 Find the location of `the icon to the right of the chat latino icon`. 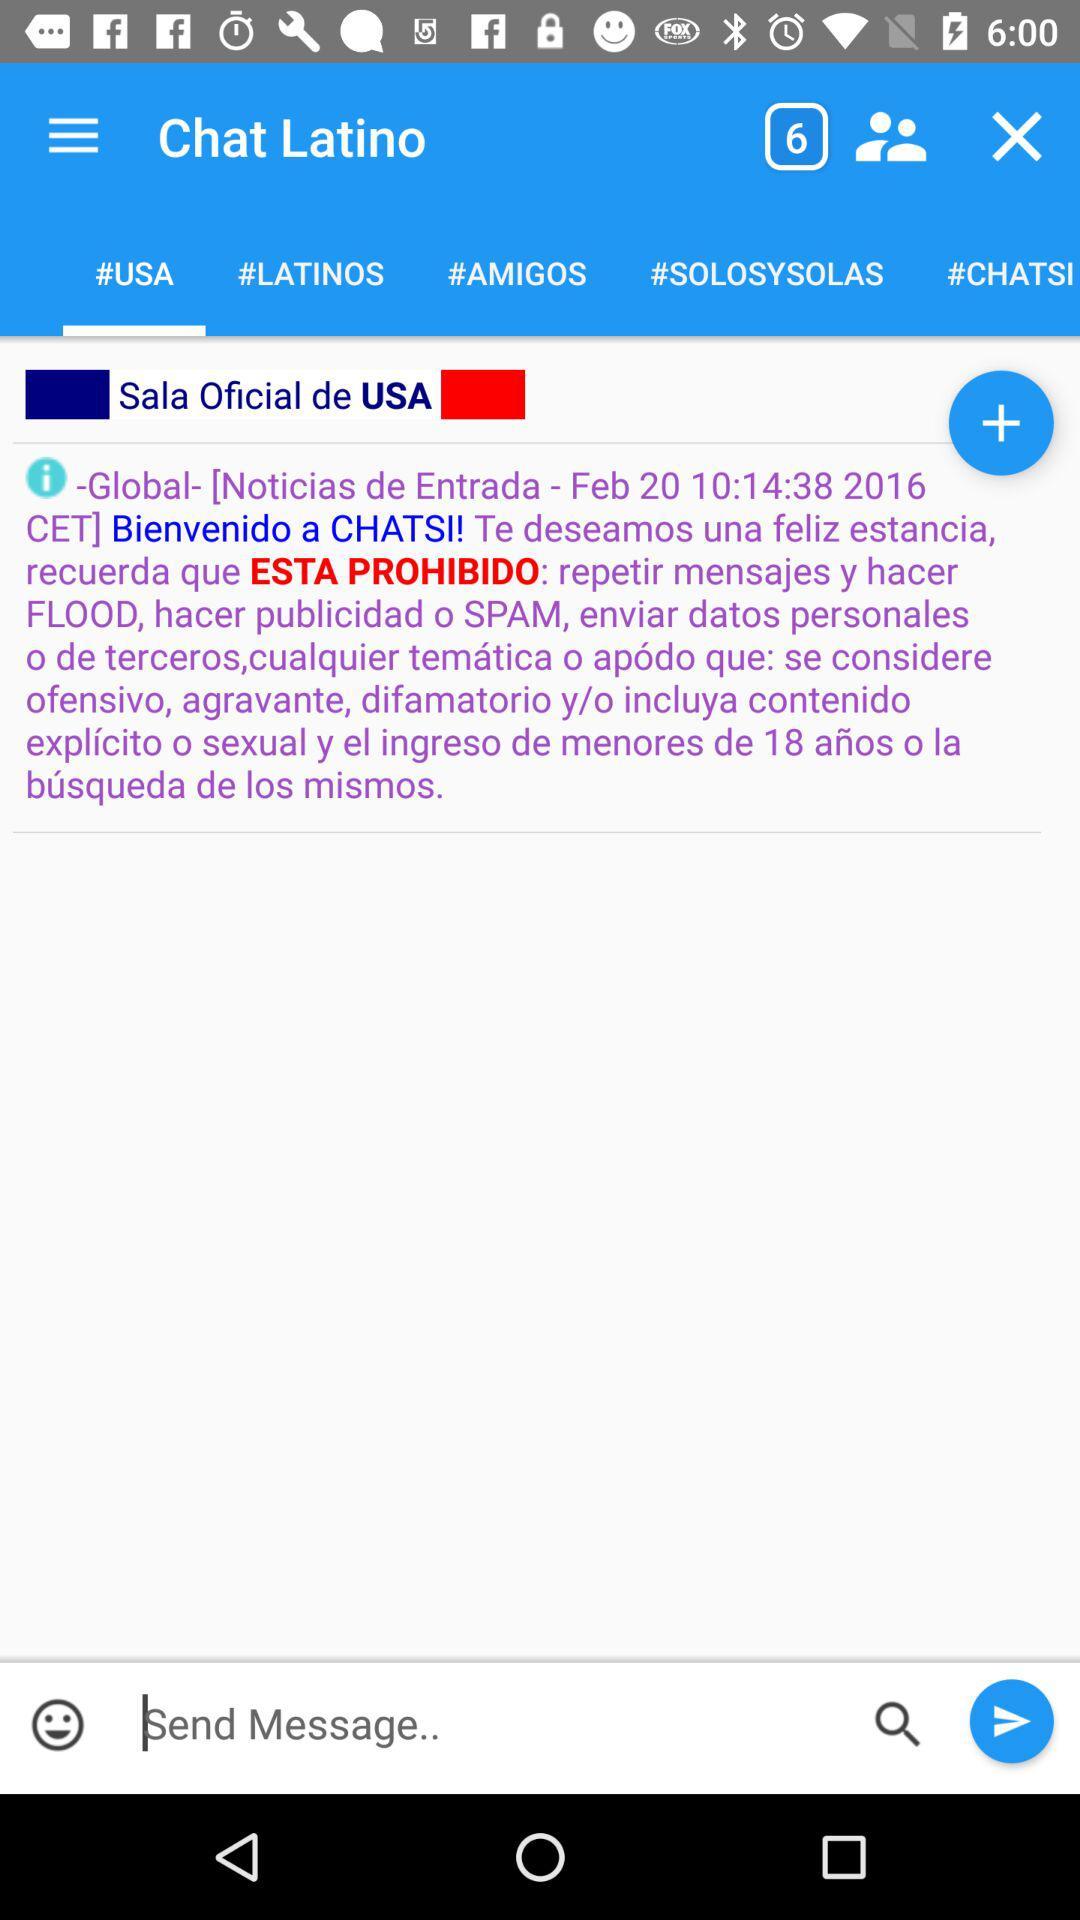

the icon to the right of the chat latino icon is located at coordinates (795, 135).